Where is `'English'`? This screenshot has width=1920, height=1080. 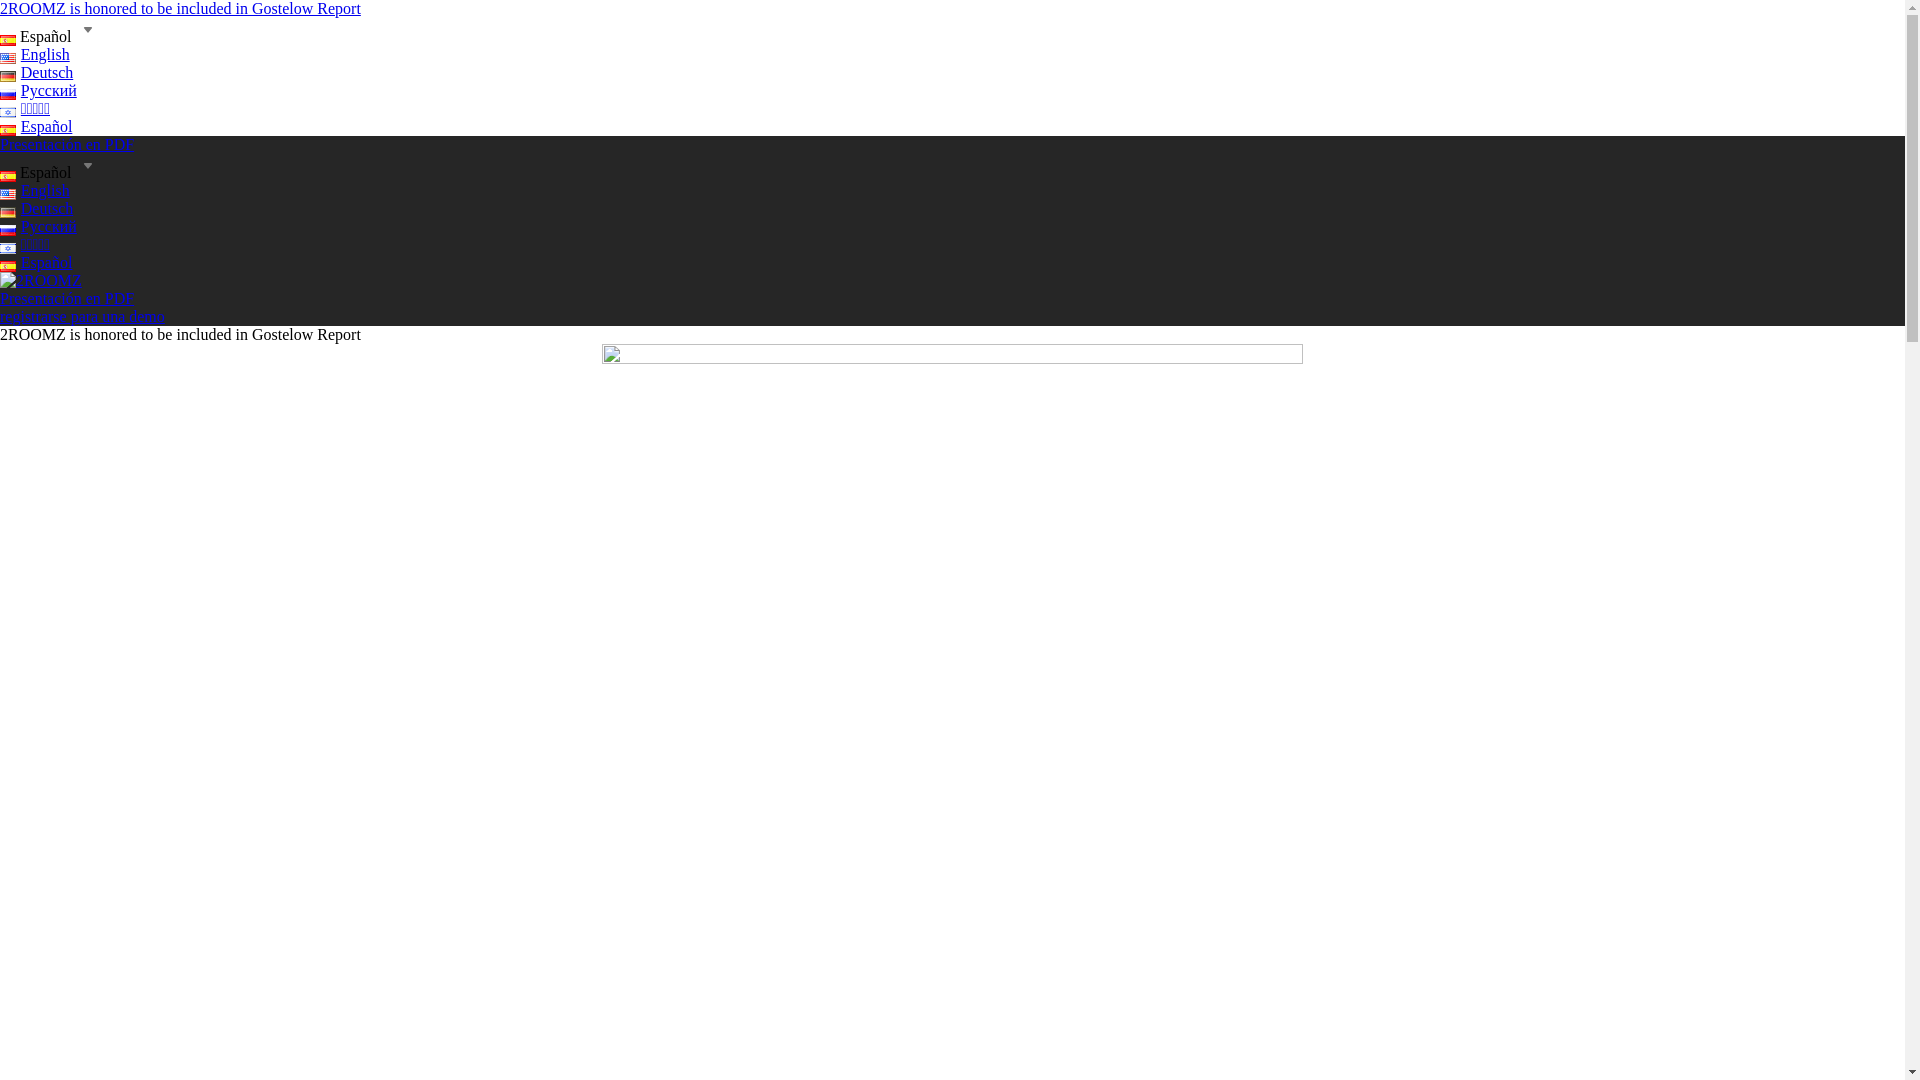 'English' is located at coordinates (34, 53).